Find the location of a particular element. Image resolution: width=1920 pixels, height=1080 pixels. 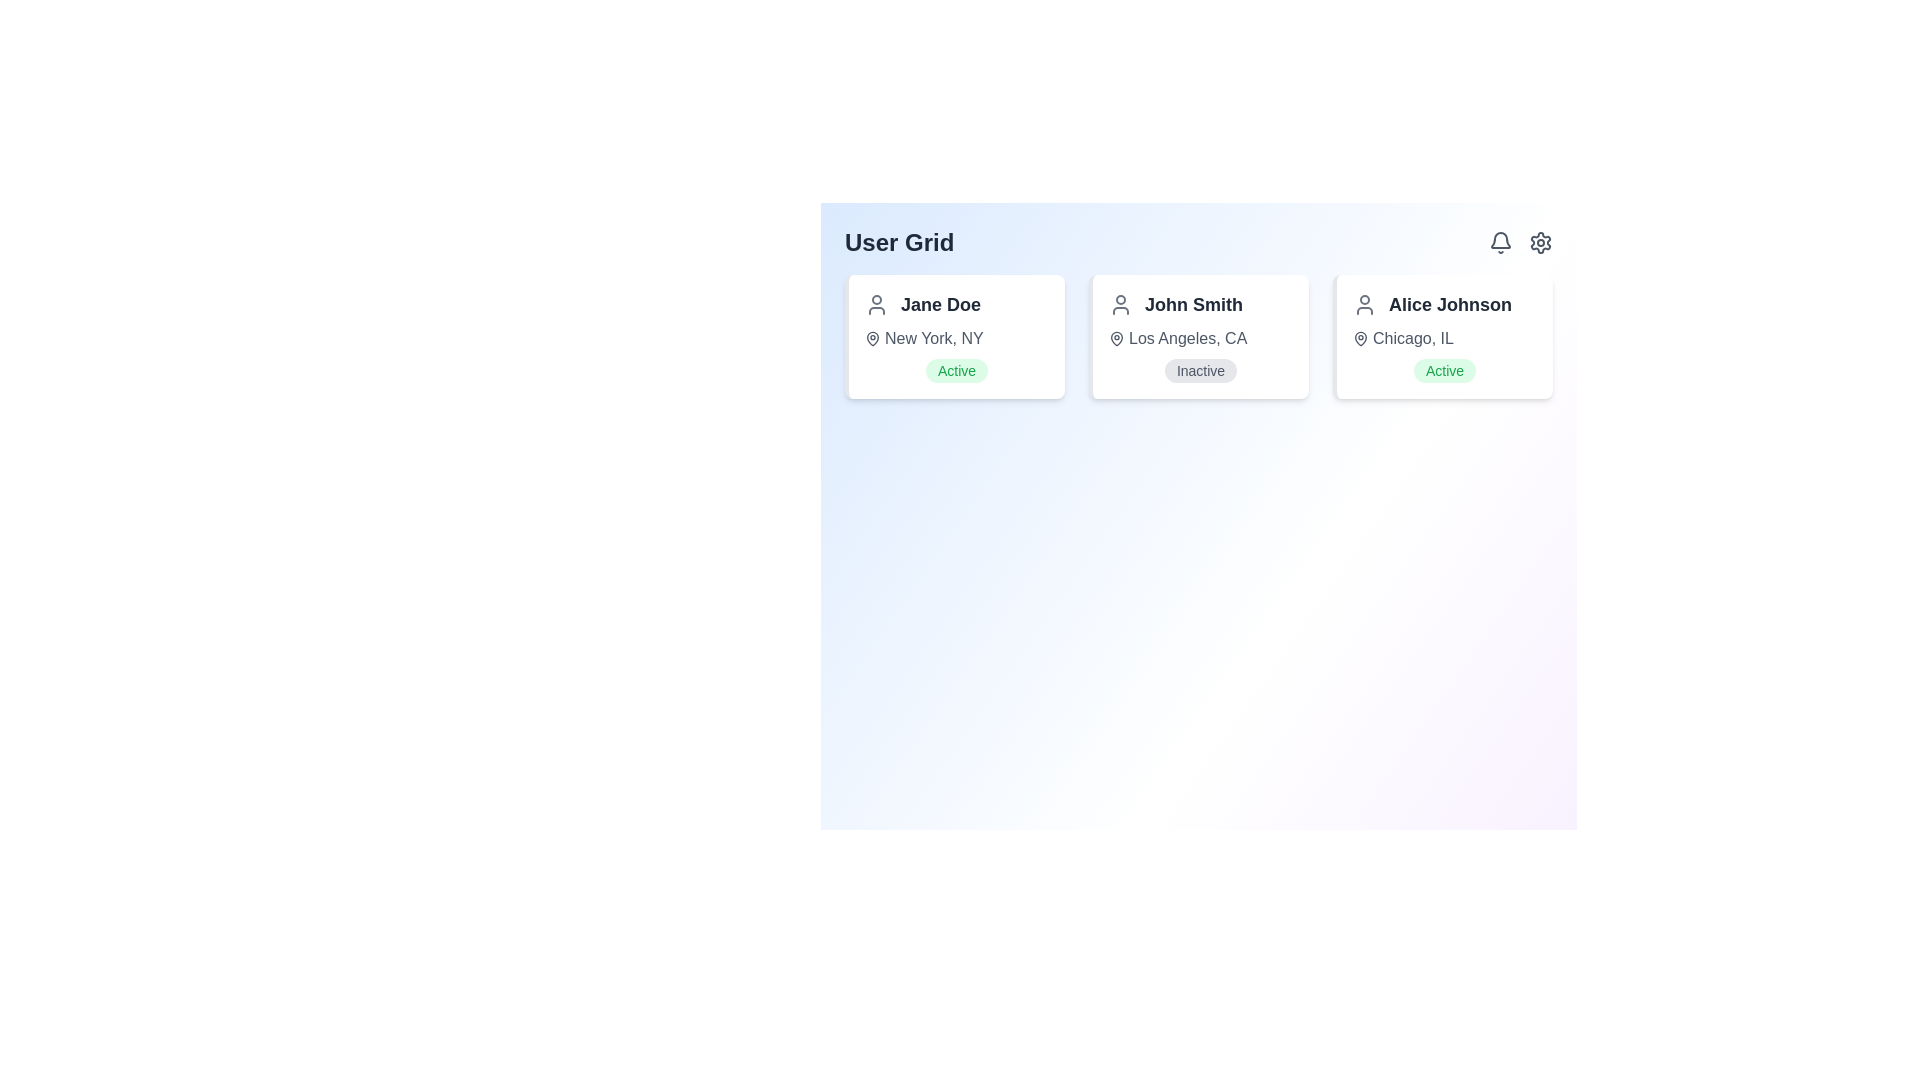

the profile icon located to the left of the text 'Alice Johnson' in the third user card is located at coordinates (1363, 304).